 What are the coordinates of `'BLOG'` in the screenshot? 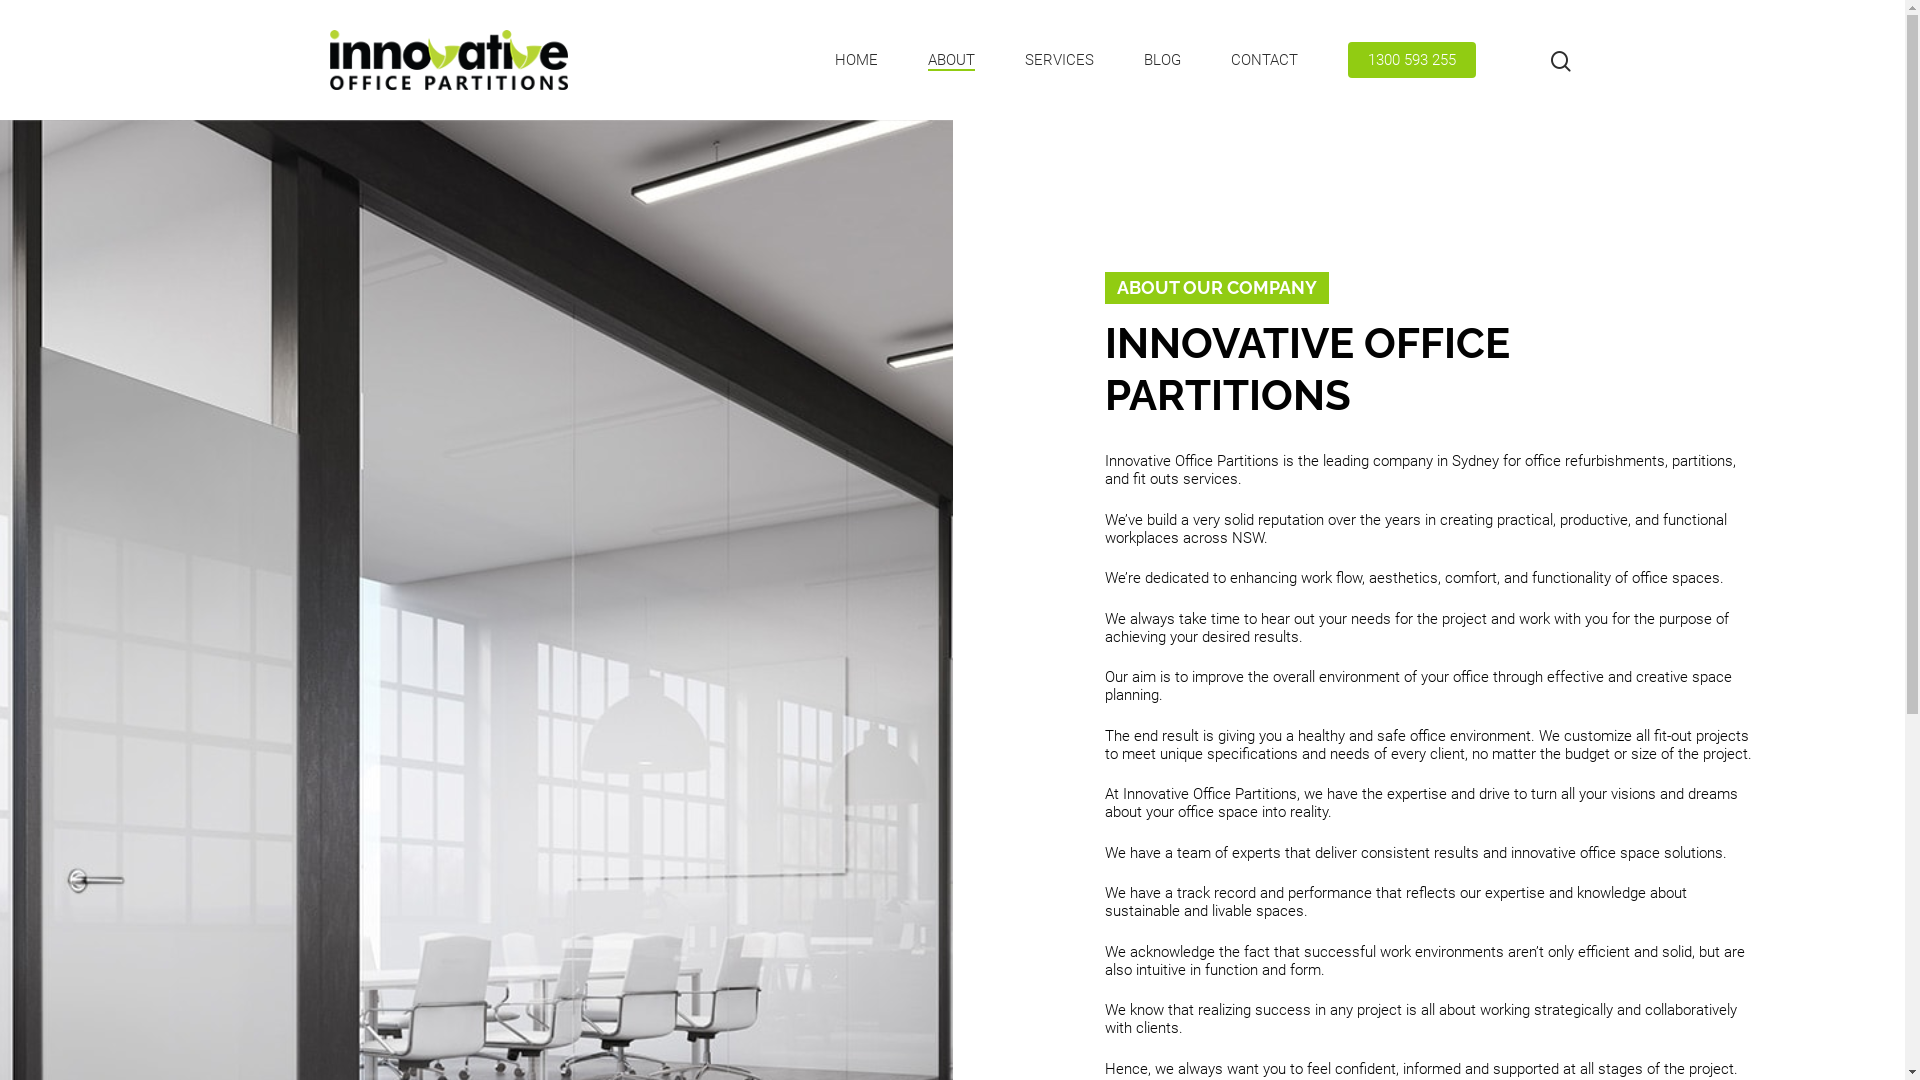 It's located at (1162, 58).